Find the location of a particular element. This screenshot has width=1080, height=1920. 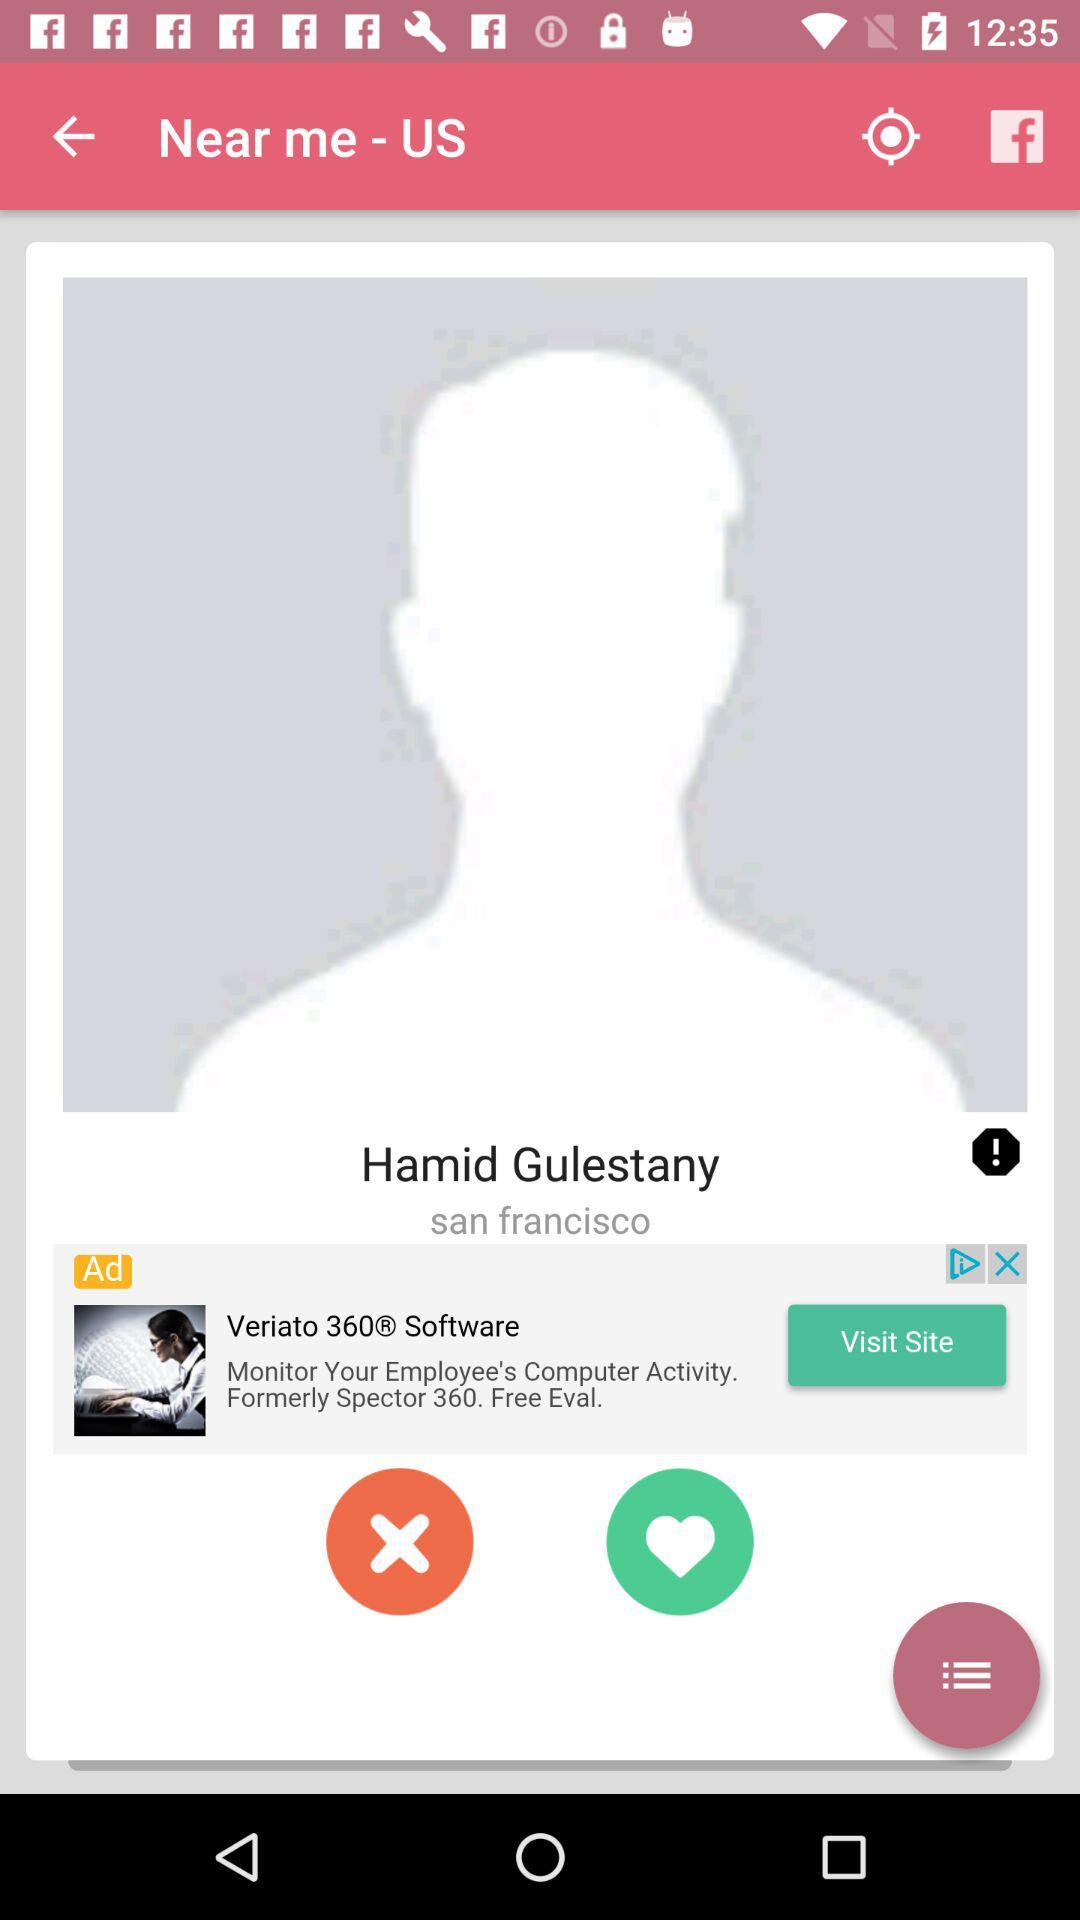

reject this user is located at coordinates (400, 1540).